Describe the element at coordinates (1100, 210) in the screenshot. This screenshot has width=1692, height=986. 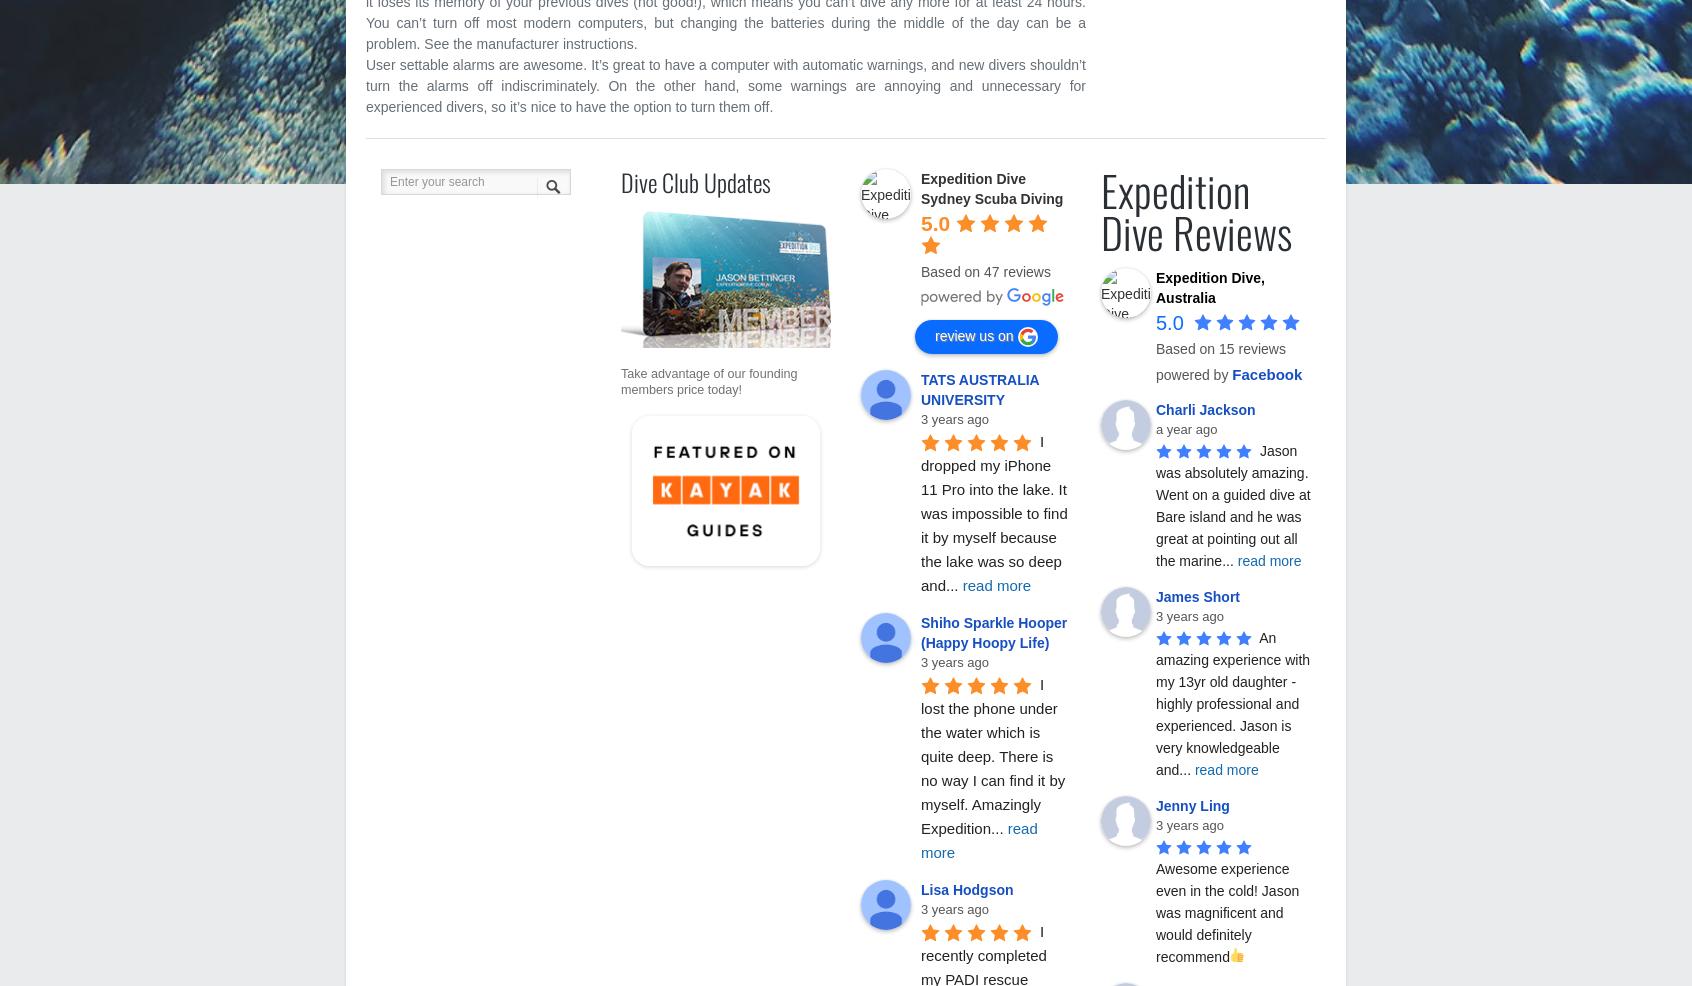
I see `'Expedition Dive Reviews'` at that location.